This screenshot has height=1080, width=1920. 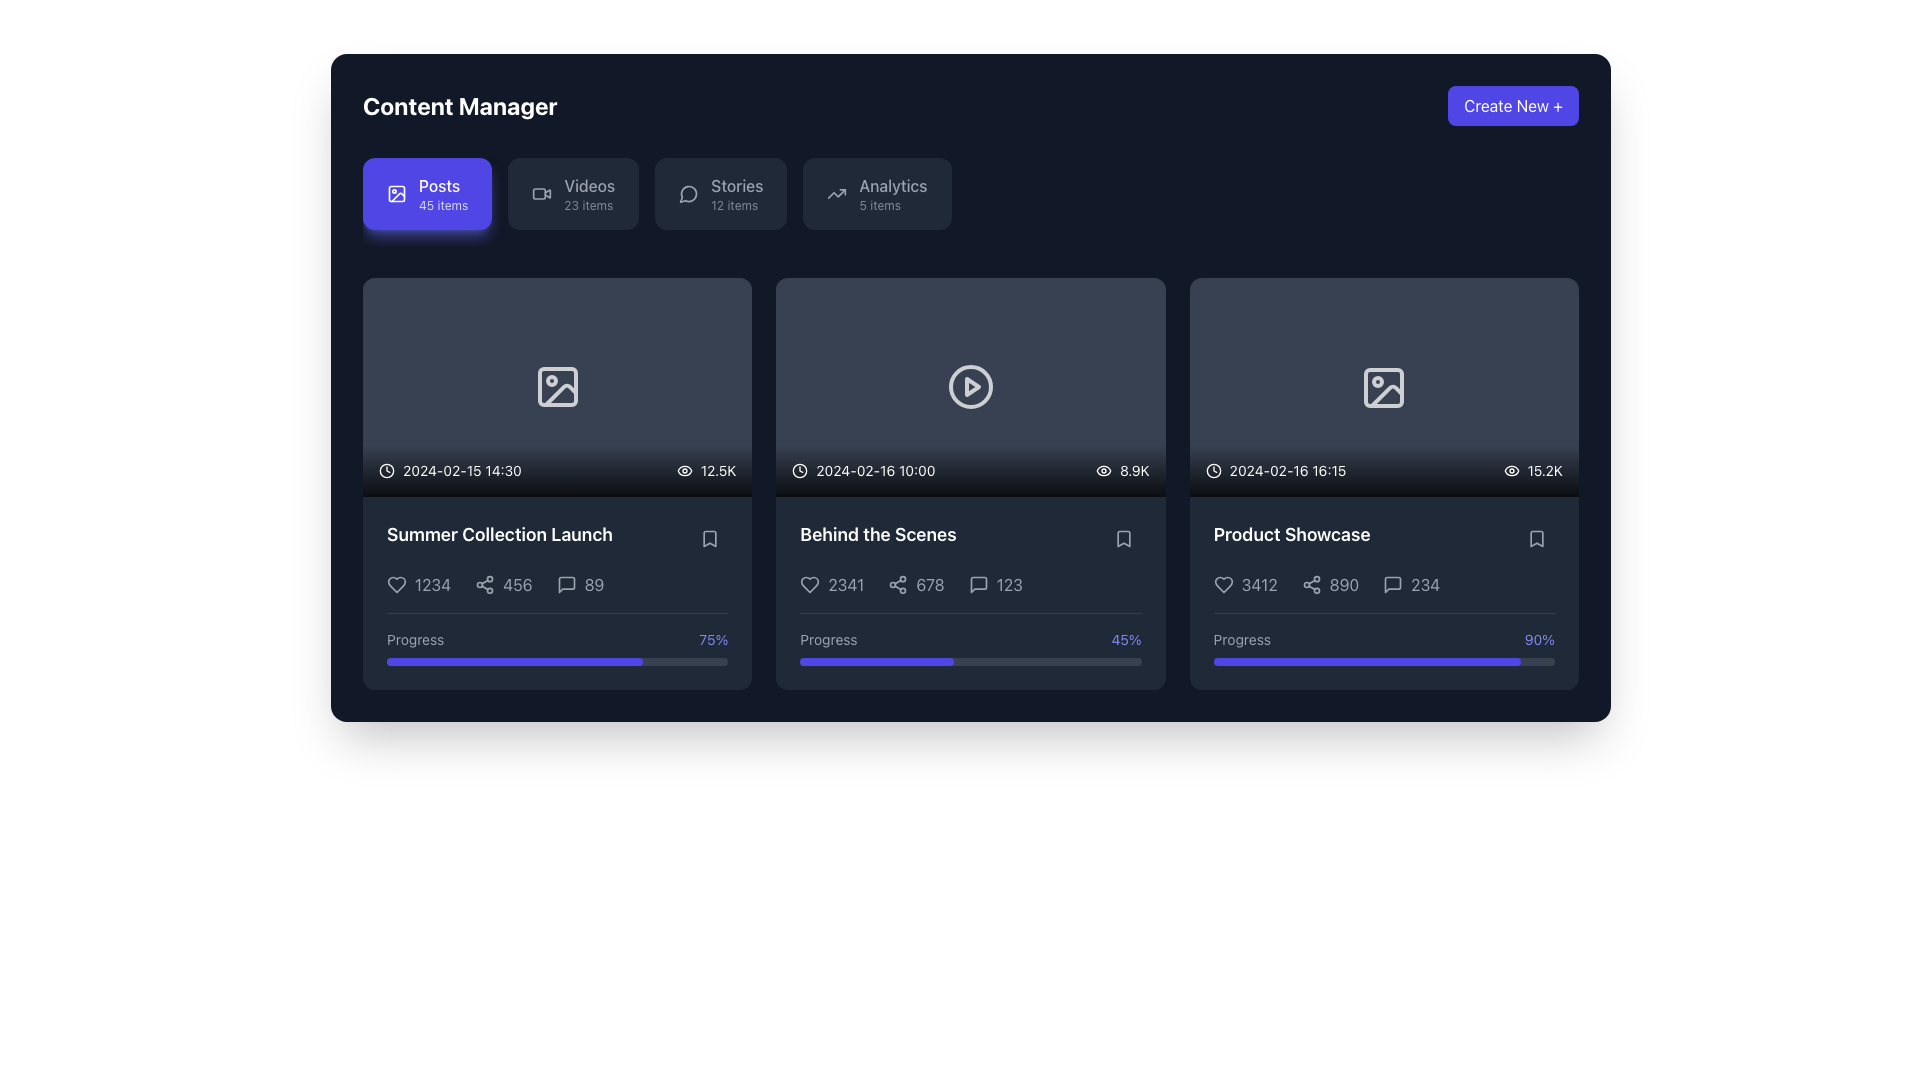 I want to click on the progress bar indicating 75% progress located within the 'Summer Collection Launch' card, so click(x=557, y=639).